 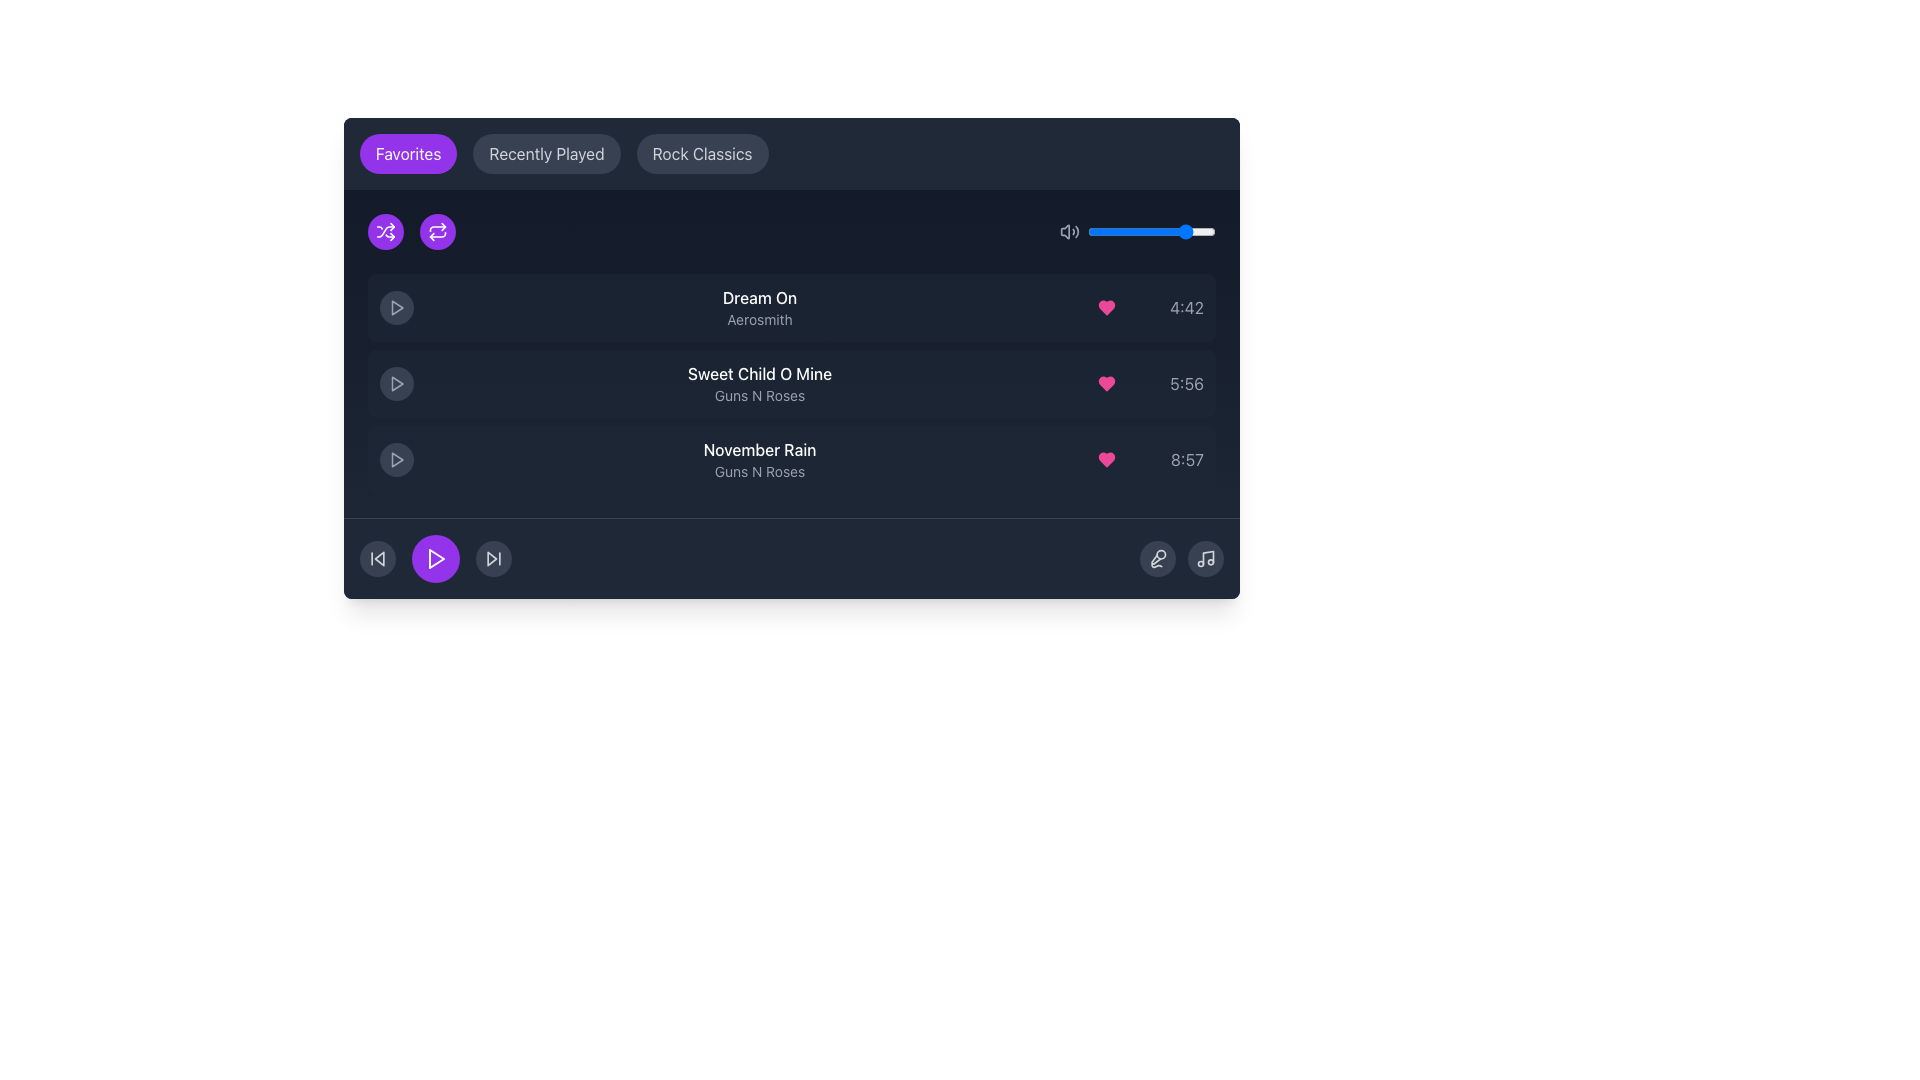 What do you see at coordinates (1106, 459) in the screenshot?
I see `the heart icon in the 'Favorites' section of the music interface` at bounding box center [1106, 459].